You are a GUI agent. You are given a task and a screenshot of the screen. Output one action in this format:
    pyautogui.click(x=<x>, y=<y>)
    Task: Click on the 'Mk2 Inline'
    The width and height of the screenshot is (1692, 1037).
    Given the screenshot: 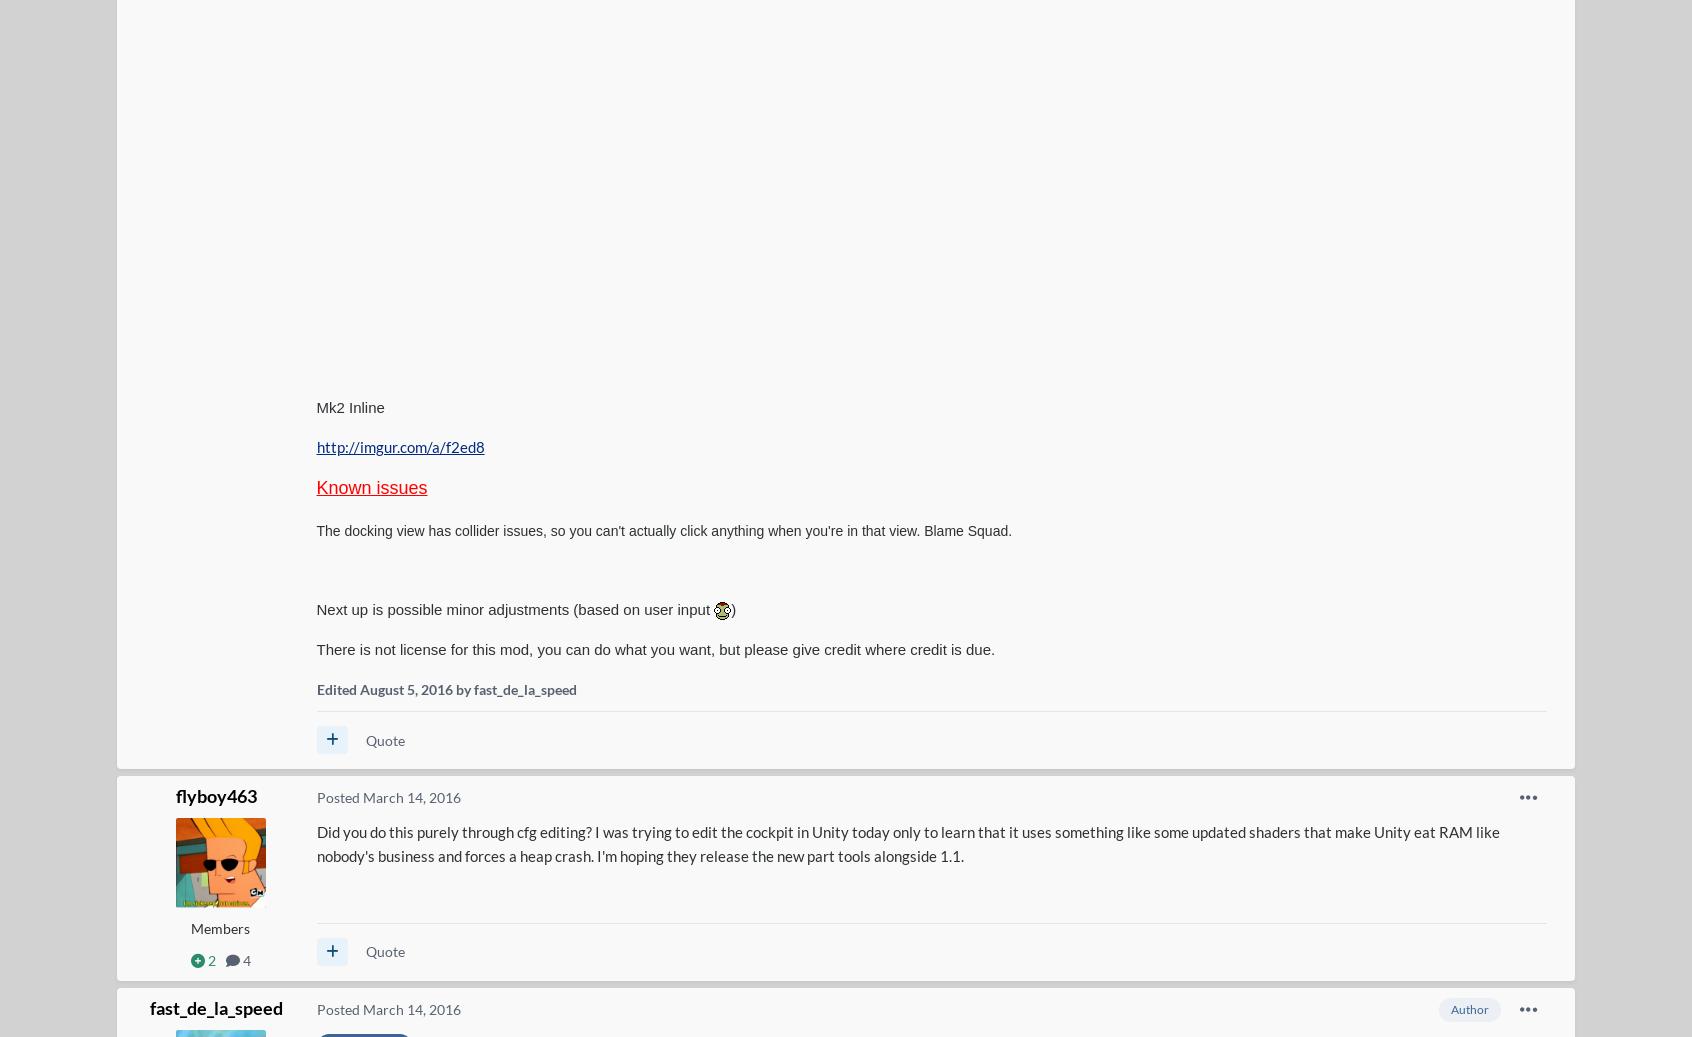 What is the action you would take?
    pyautogui.click(x=349, y=406)
    